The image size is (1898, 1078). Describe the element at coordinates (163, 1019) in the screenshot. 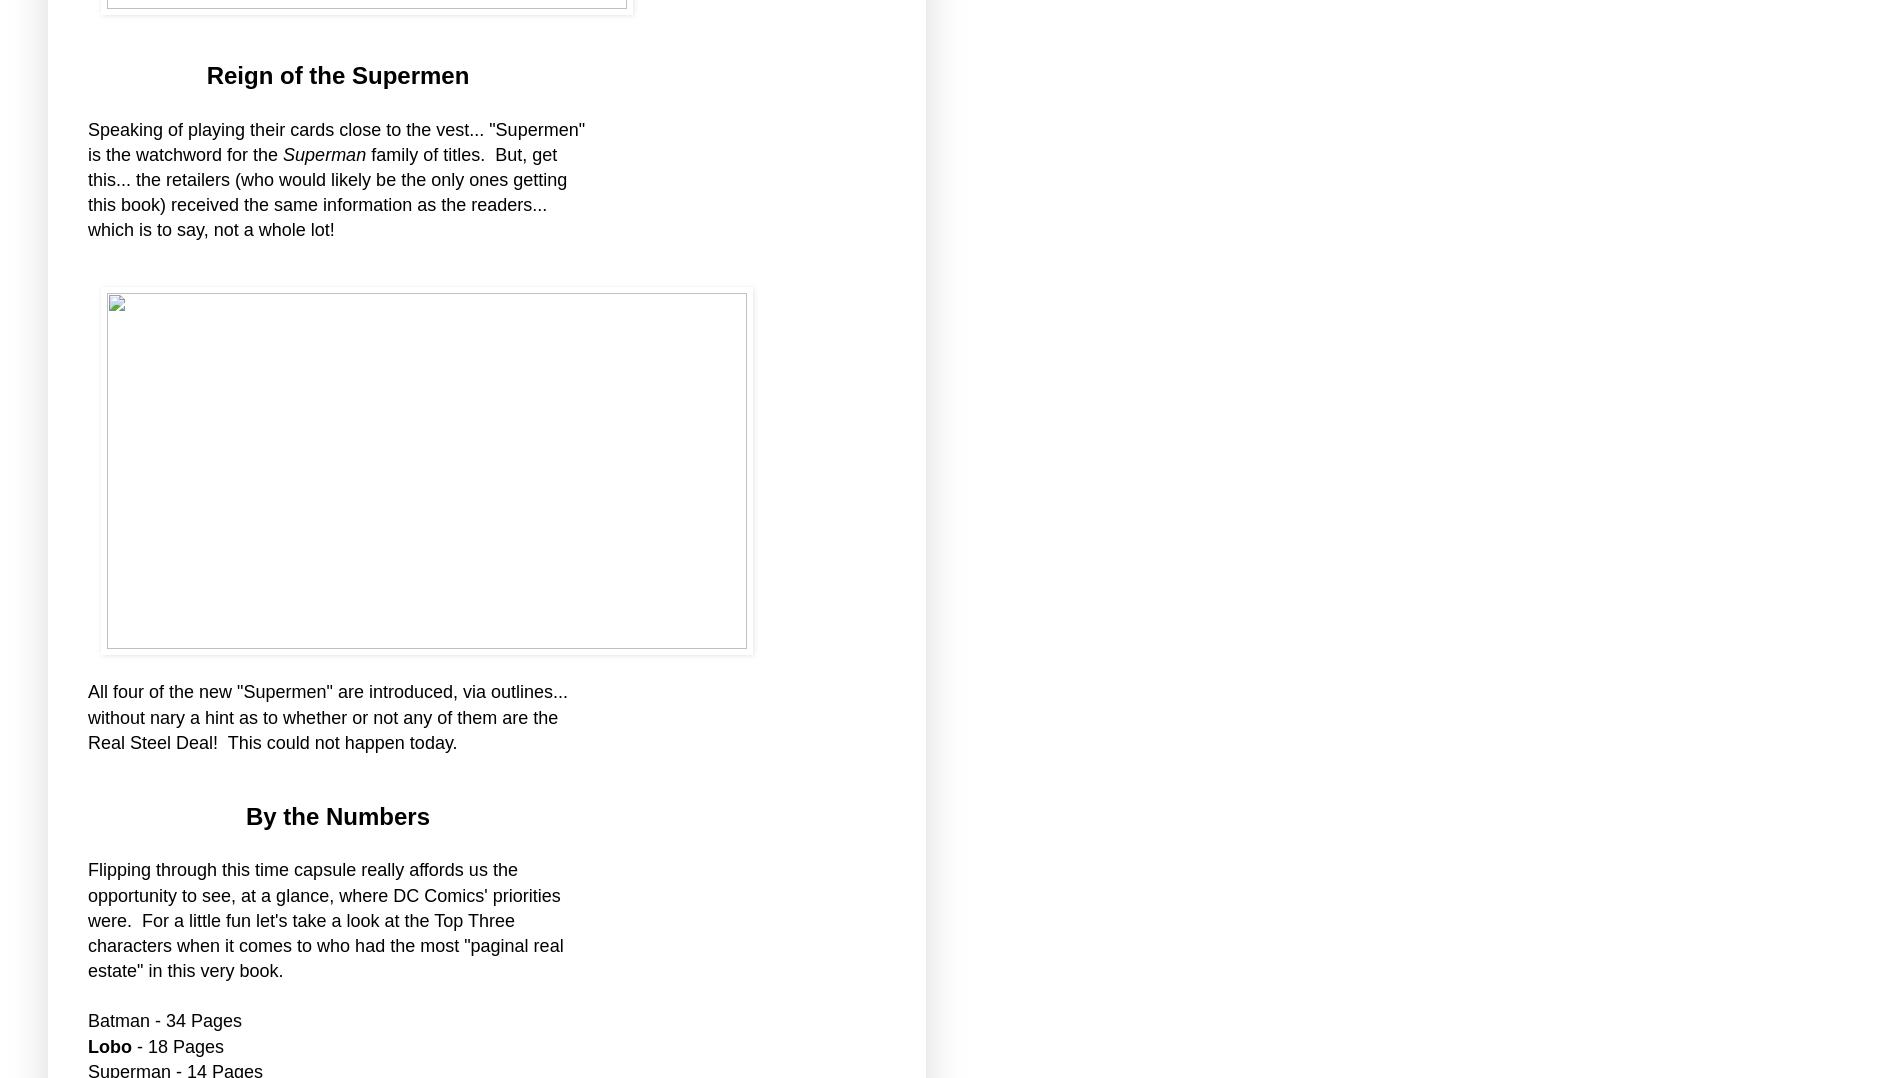

I see `'Batman - 34 Pages'` at that location.